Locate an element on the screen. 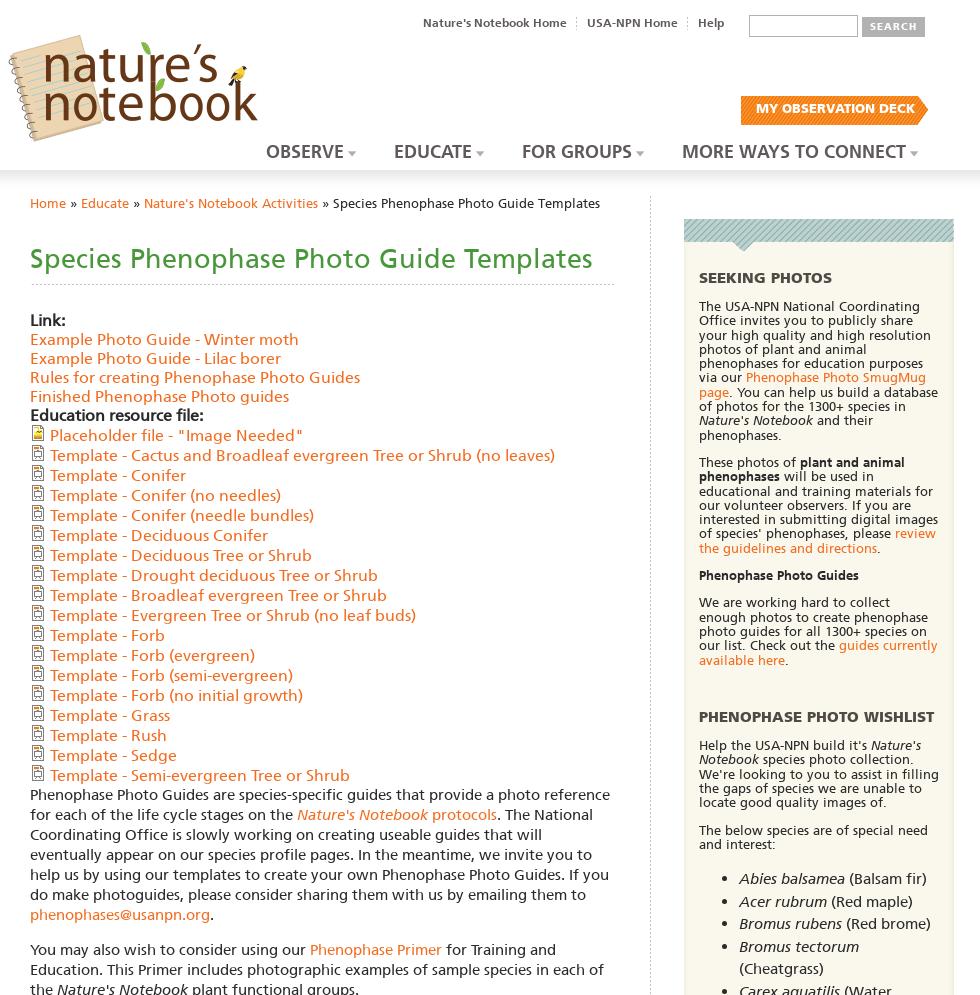 This screenshot has height=995, width=980. 'Abies balsamea' is located at coordinates (790, 878).